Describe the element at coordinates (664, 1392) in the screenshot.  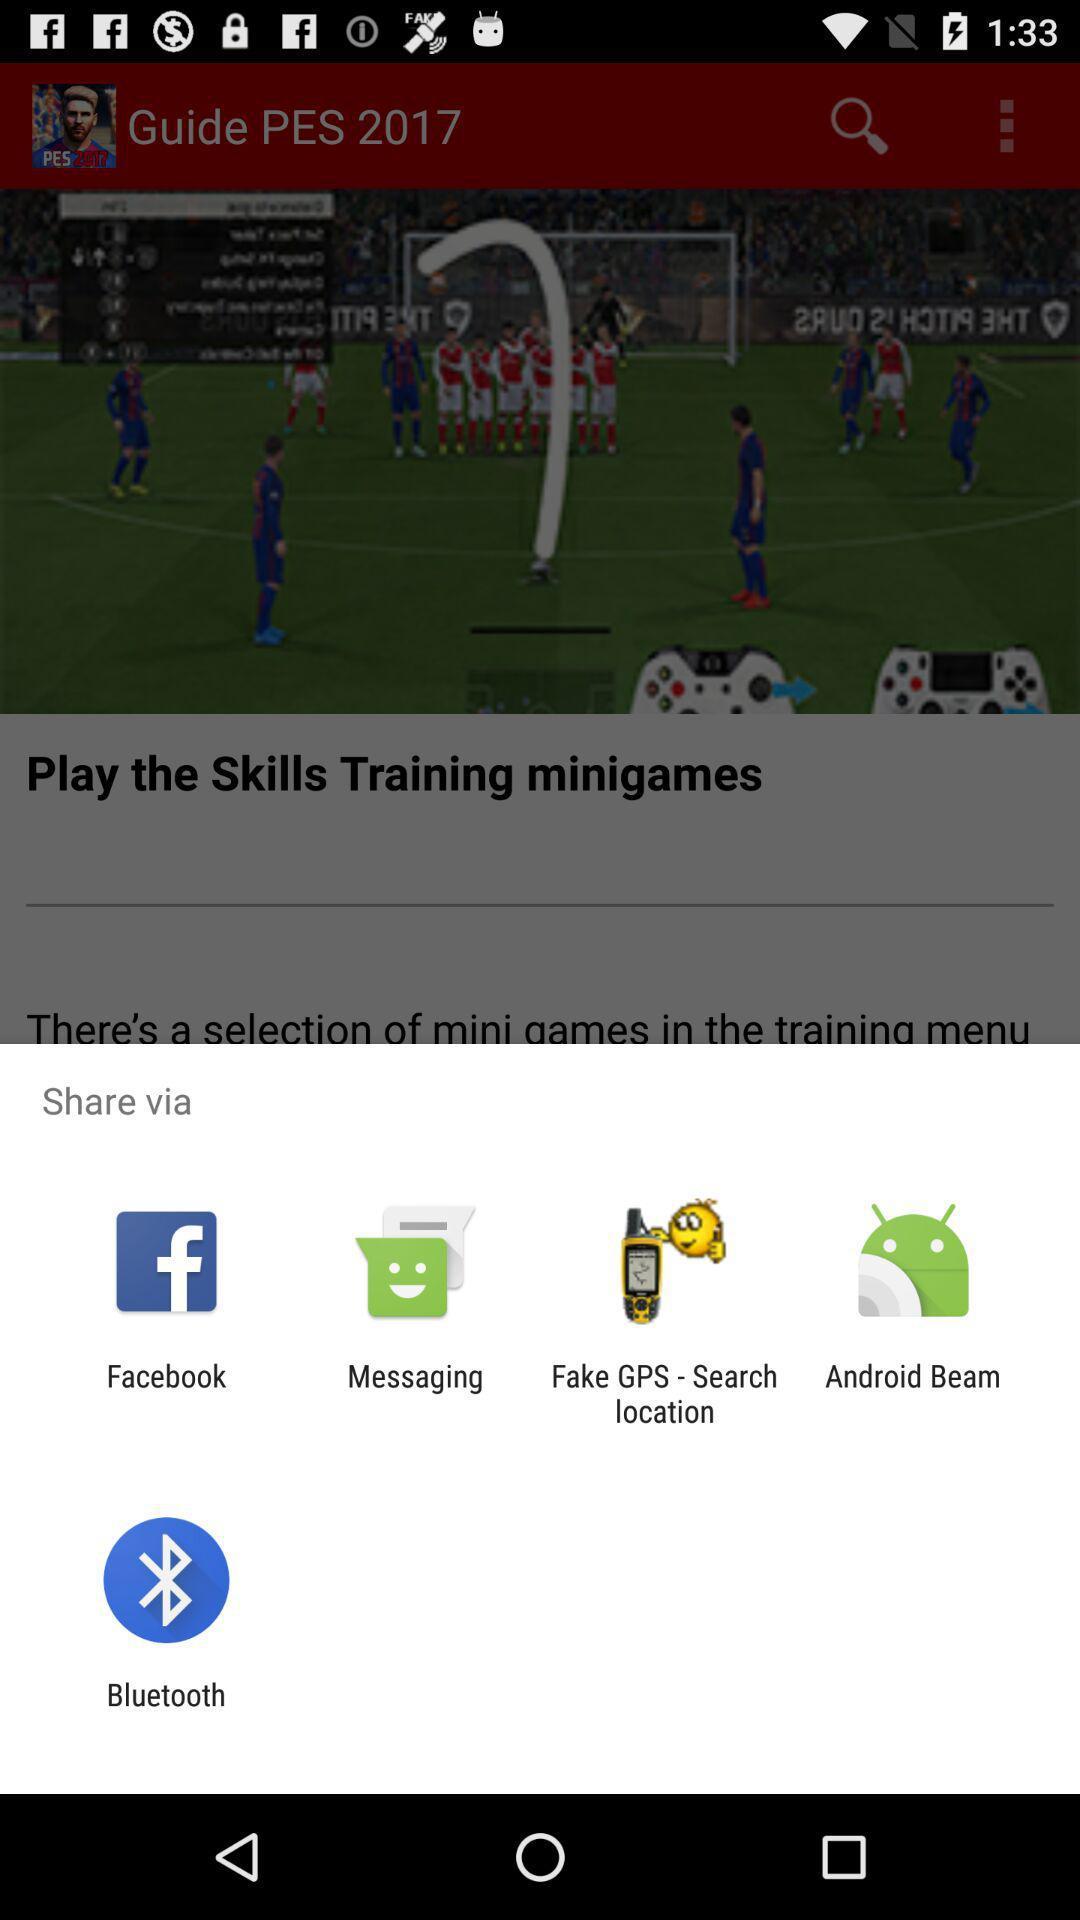
I see `icon next to messaging` at that location.